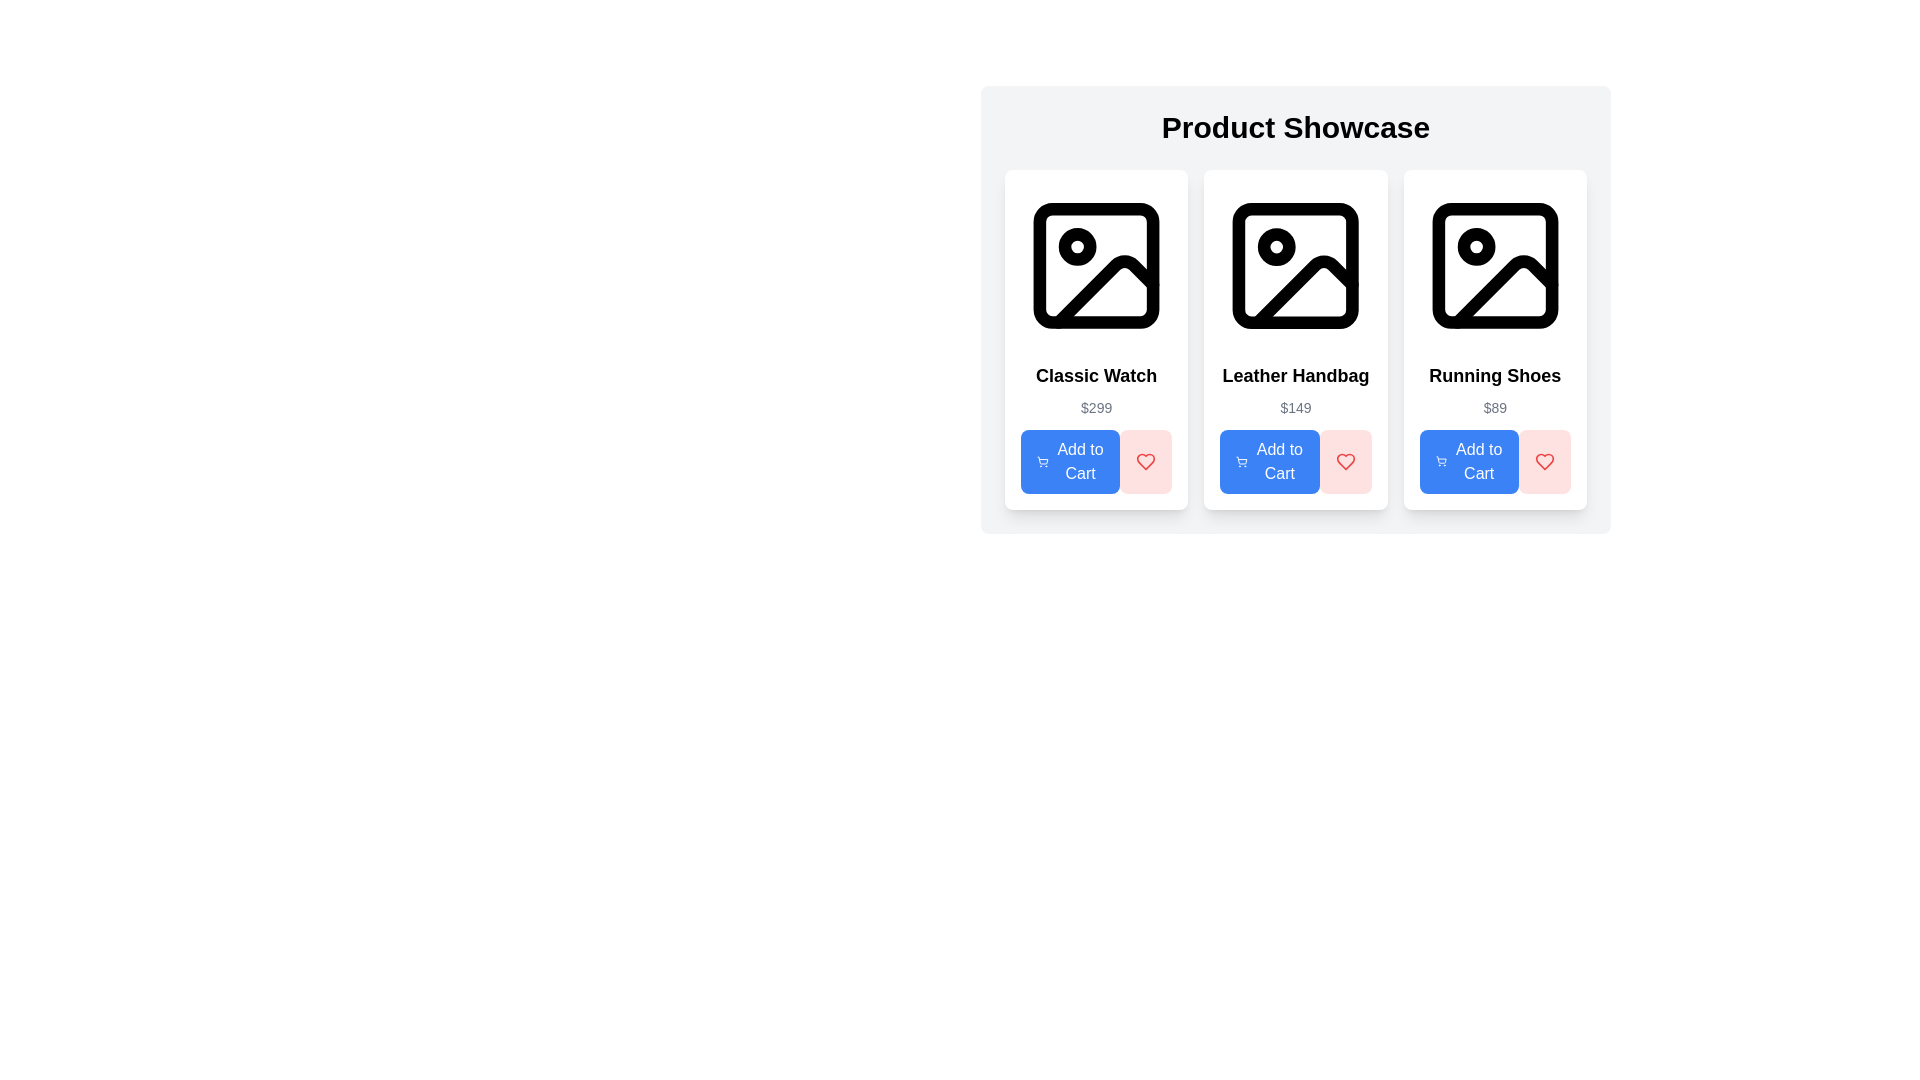 This screenshot has width=1920, height=1080. I want to click on the 'Wishlist' button located at the bottom right side of the 'Running Shoes' product card, so click(1544, 462).